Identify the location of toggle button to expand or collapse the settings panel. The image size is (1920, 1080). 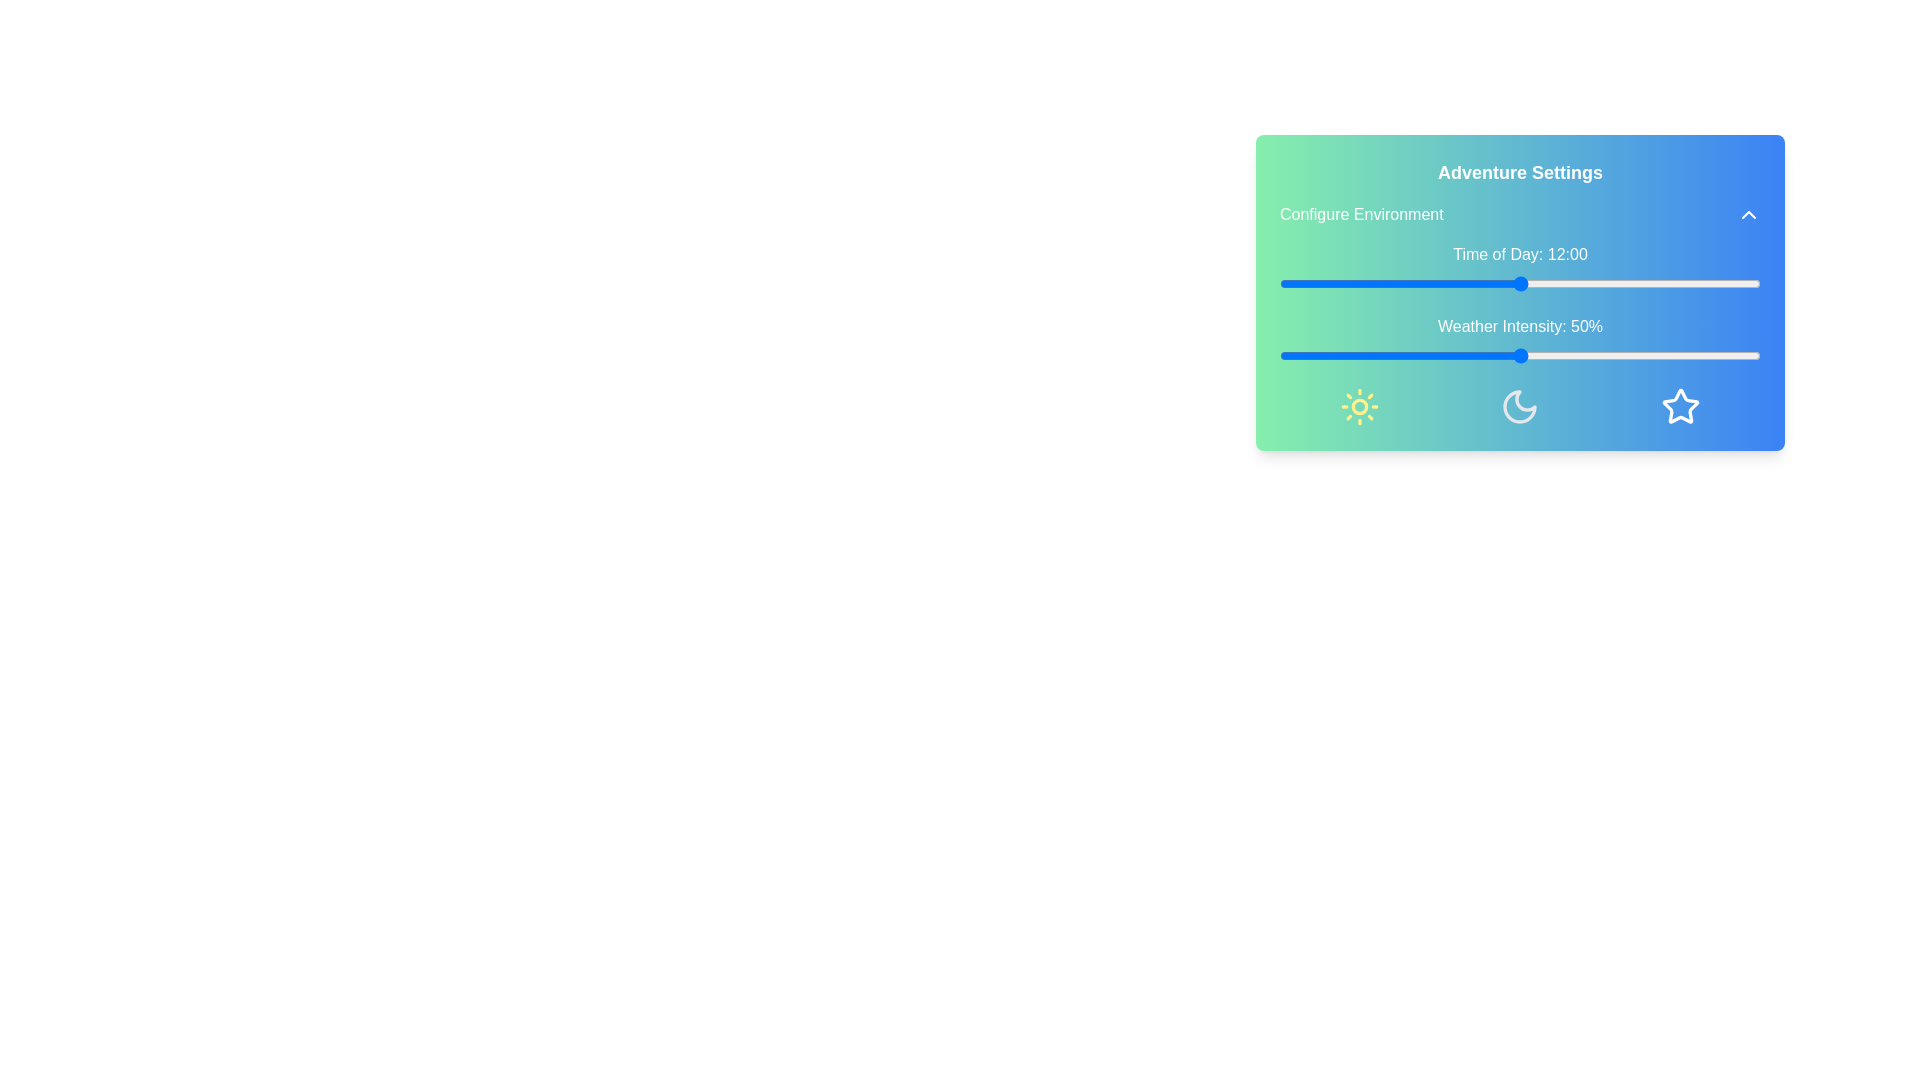
(1747, 215).